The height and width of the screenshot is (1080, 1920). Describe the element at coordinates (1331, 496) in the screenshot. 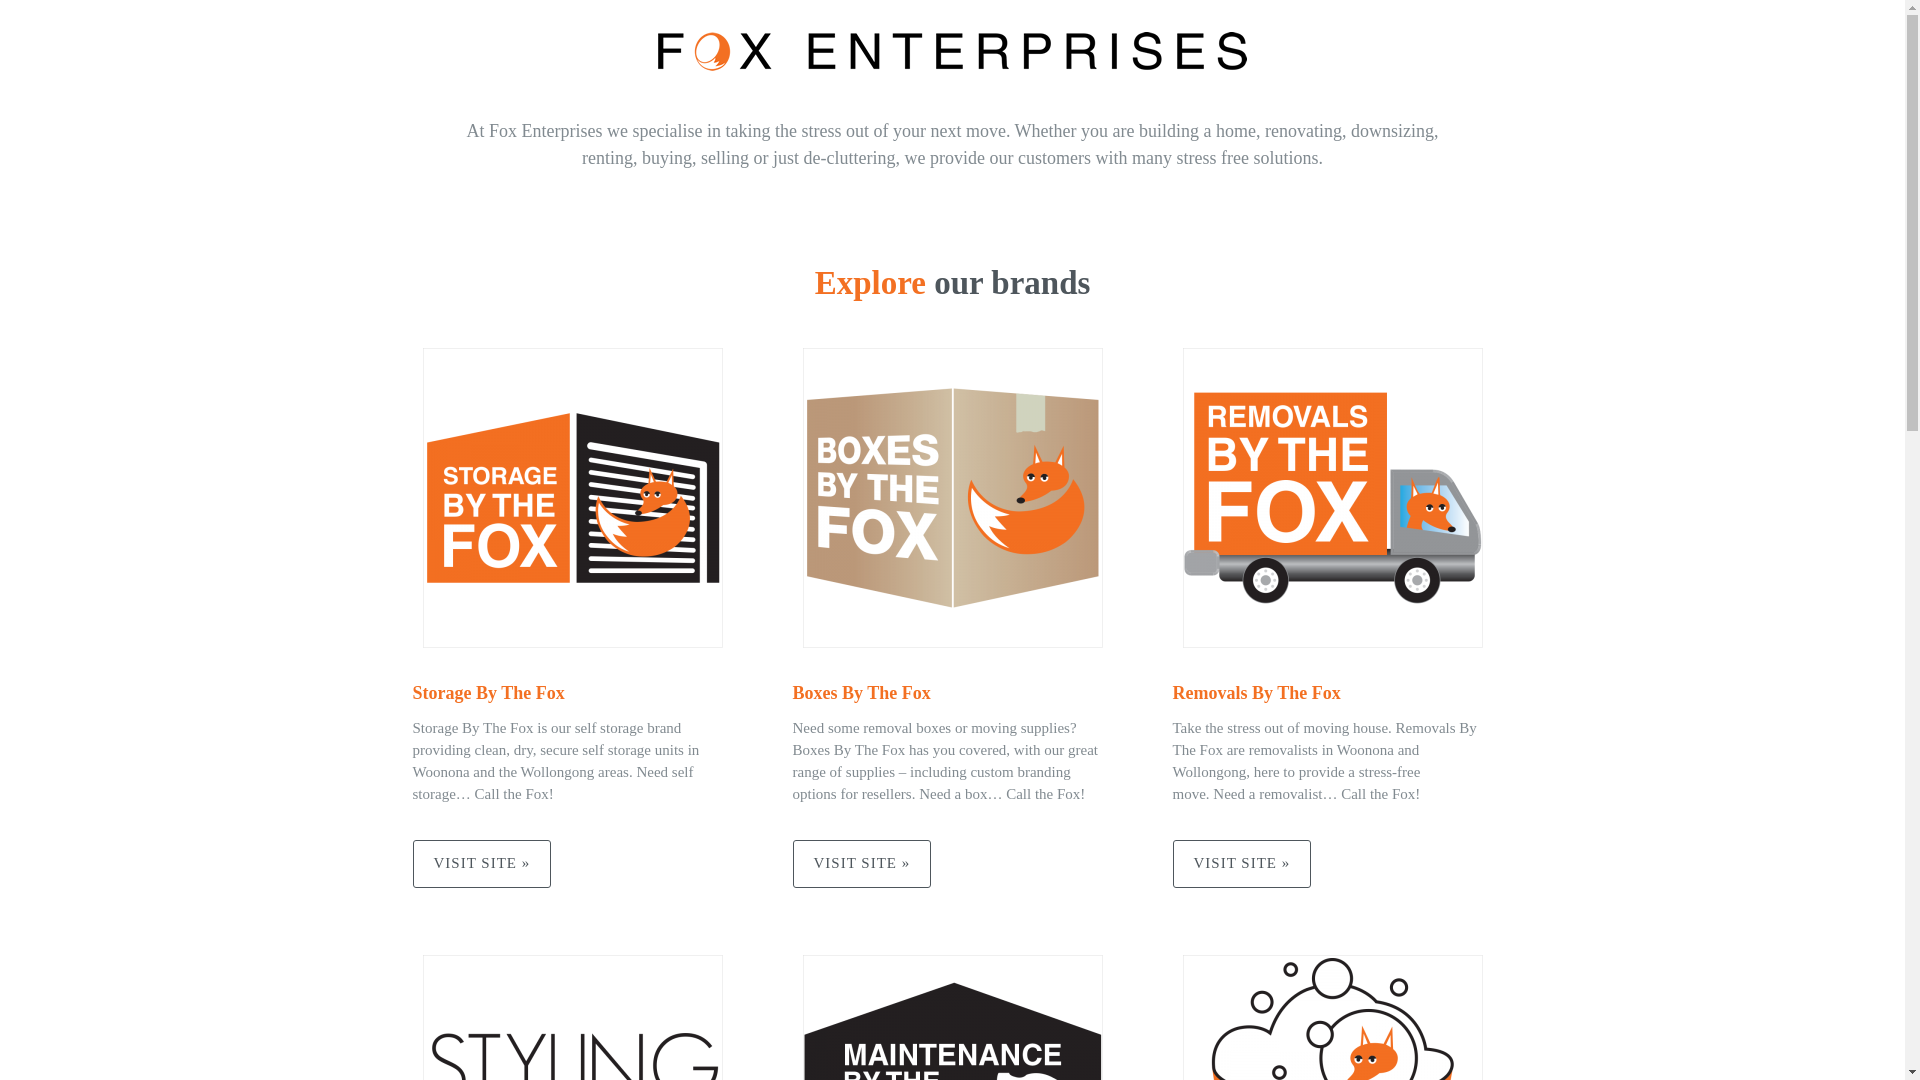

I see `'logo_removalsbythefox'` at that location.